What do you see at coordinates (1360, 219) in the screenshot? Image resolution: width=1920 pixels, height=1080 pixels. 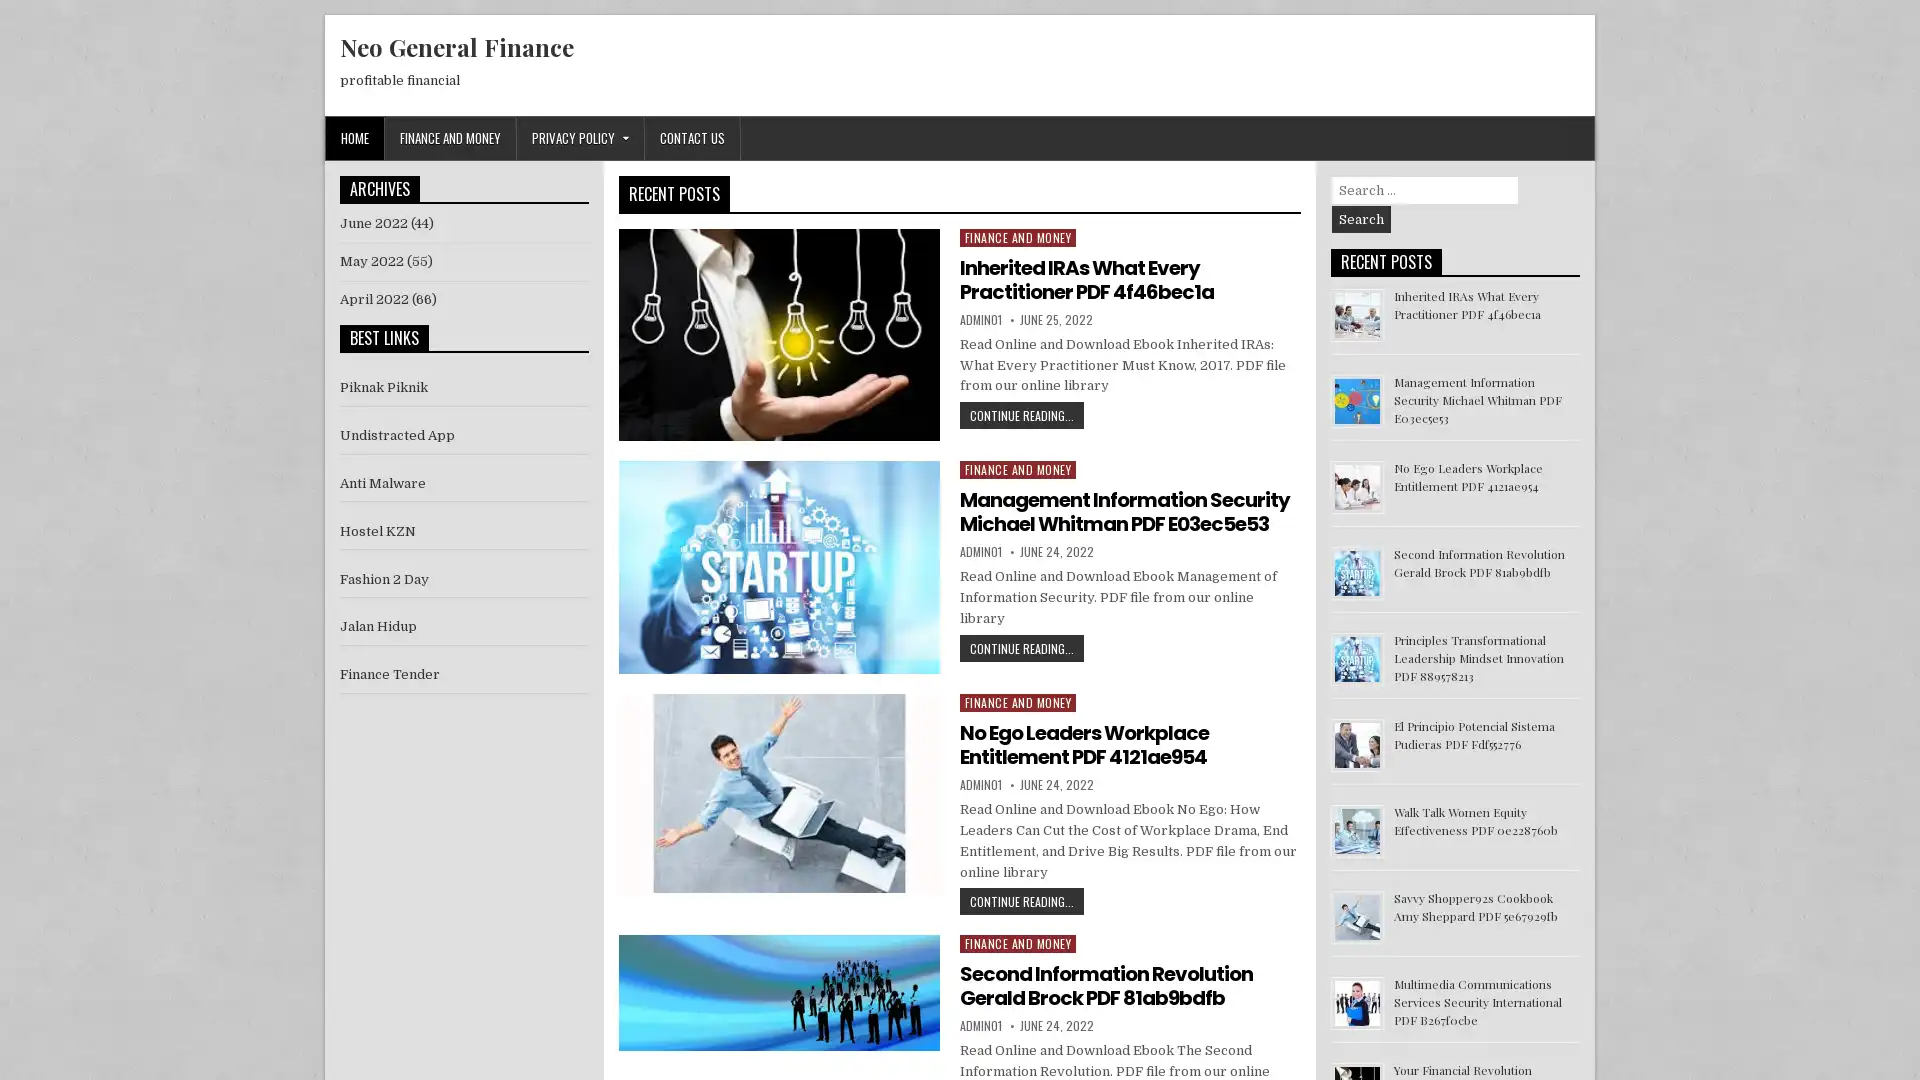 I see `Search` at bounding box center [1360, 219].